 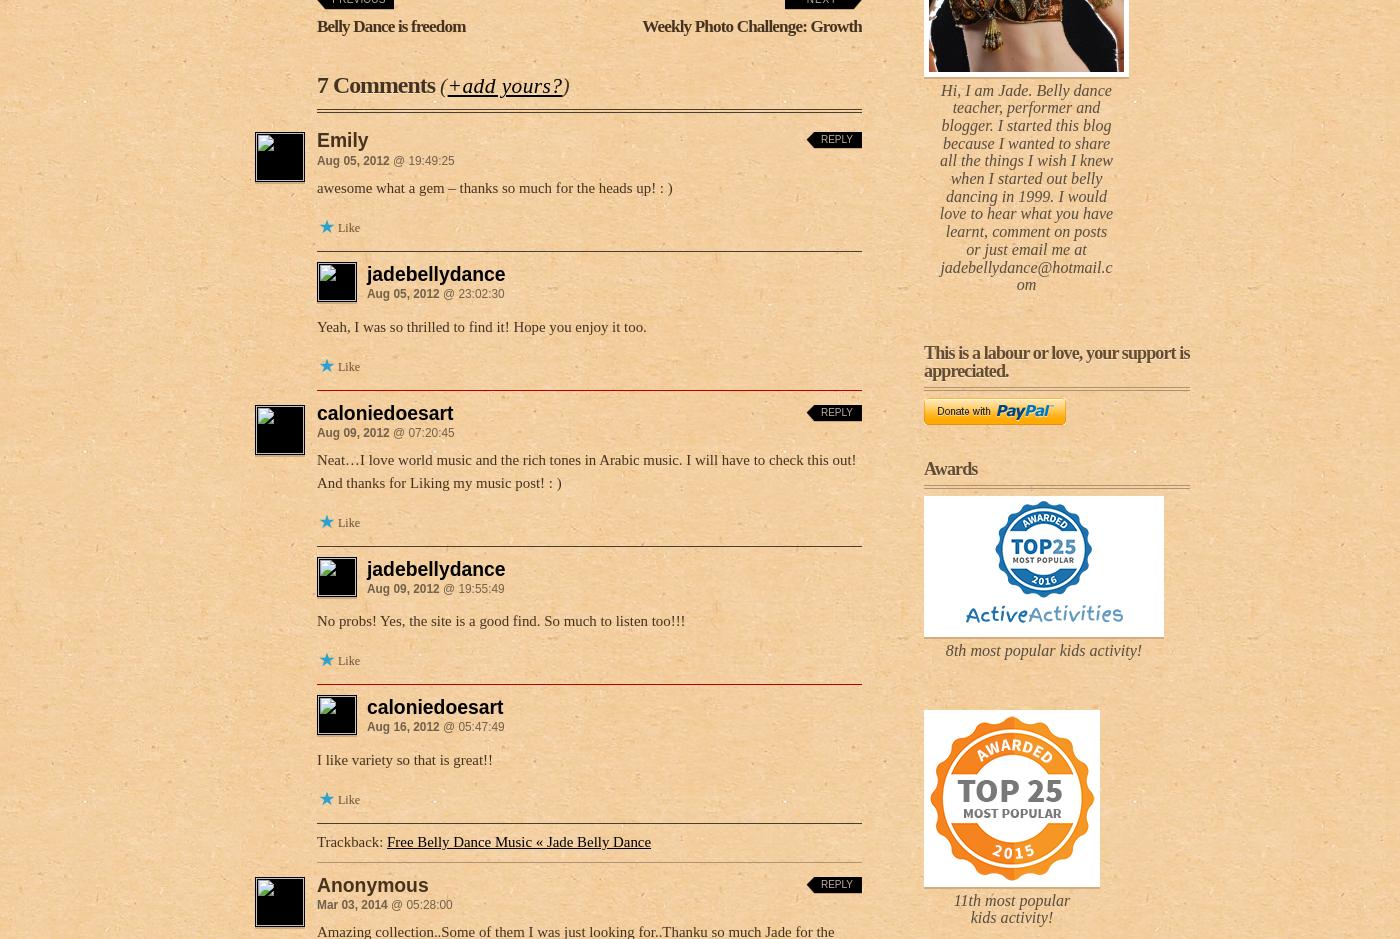 What do you see at coordinates (471, 294) in the screenshot?
I see `'@ 23:02:30'` at bounding box center [471, 294].